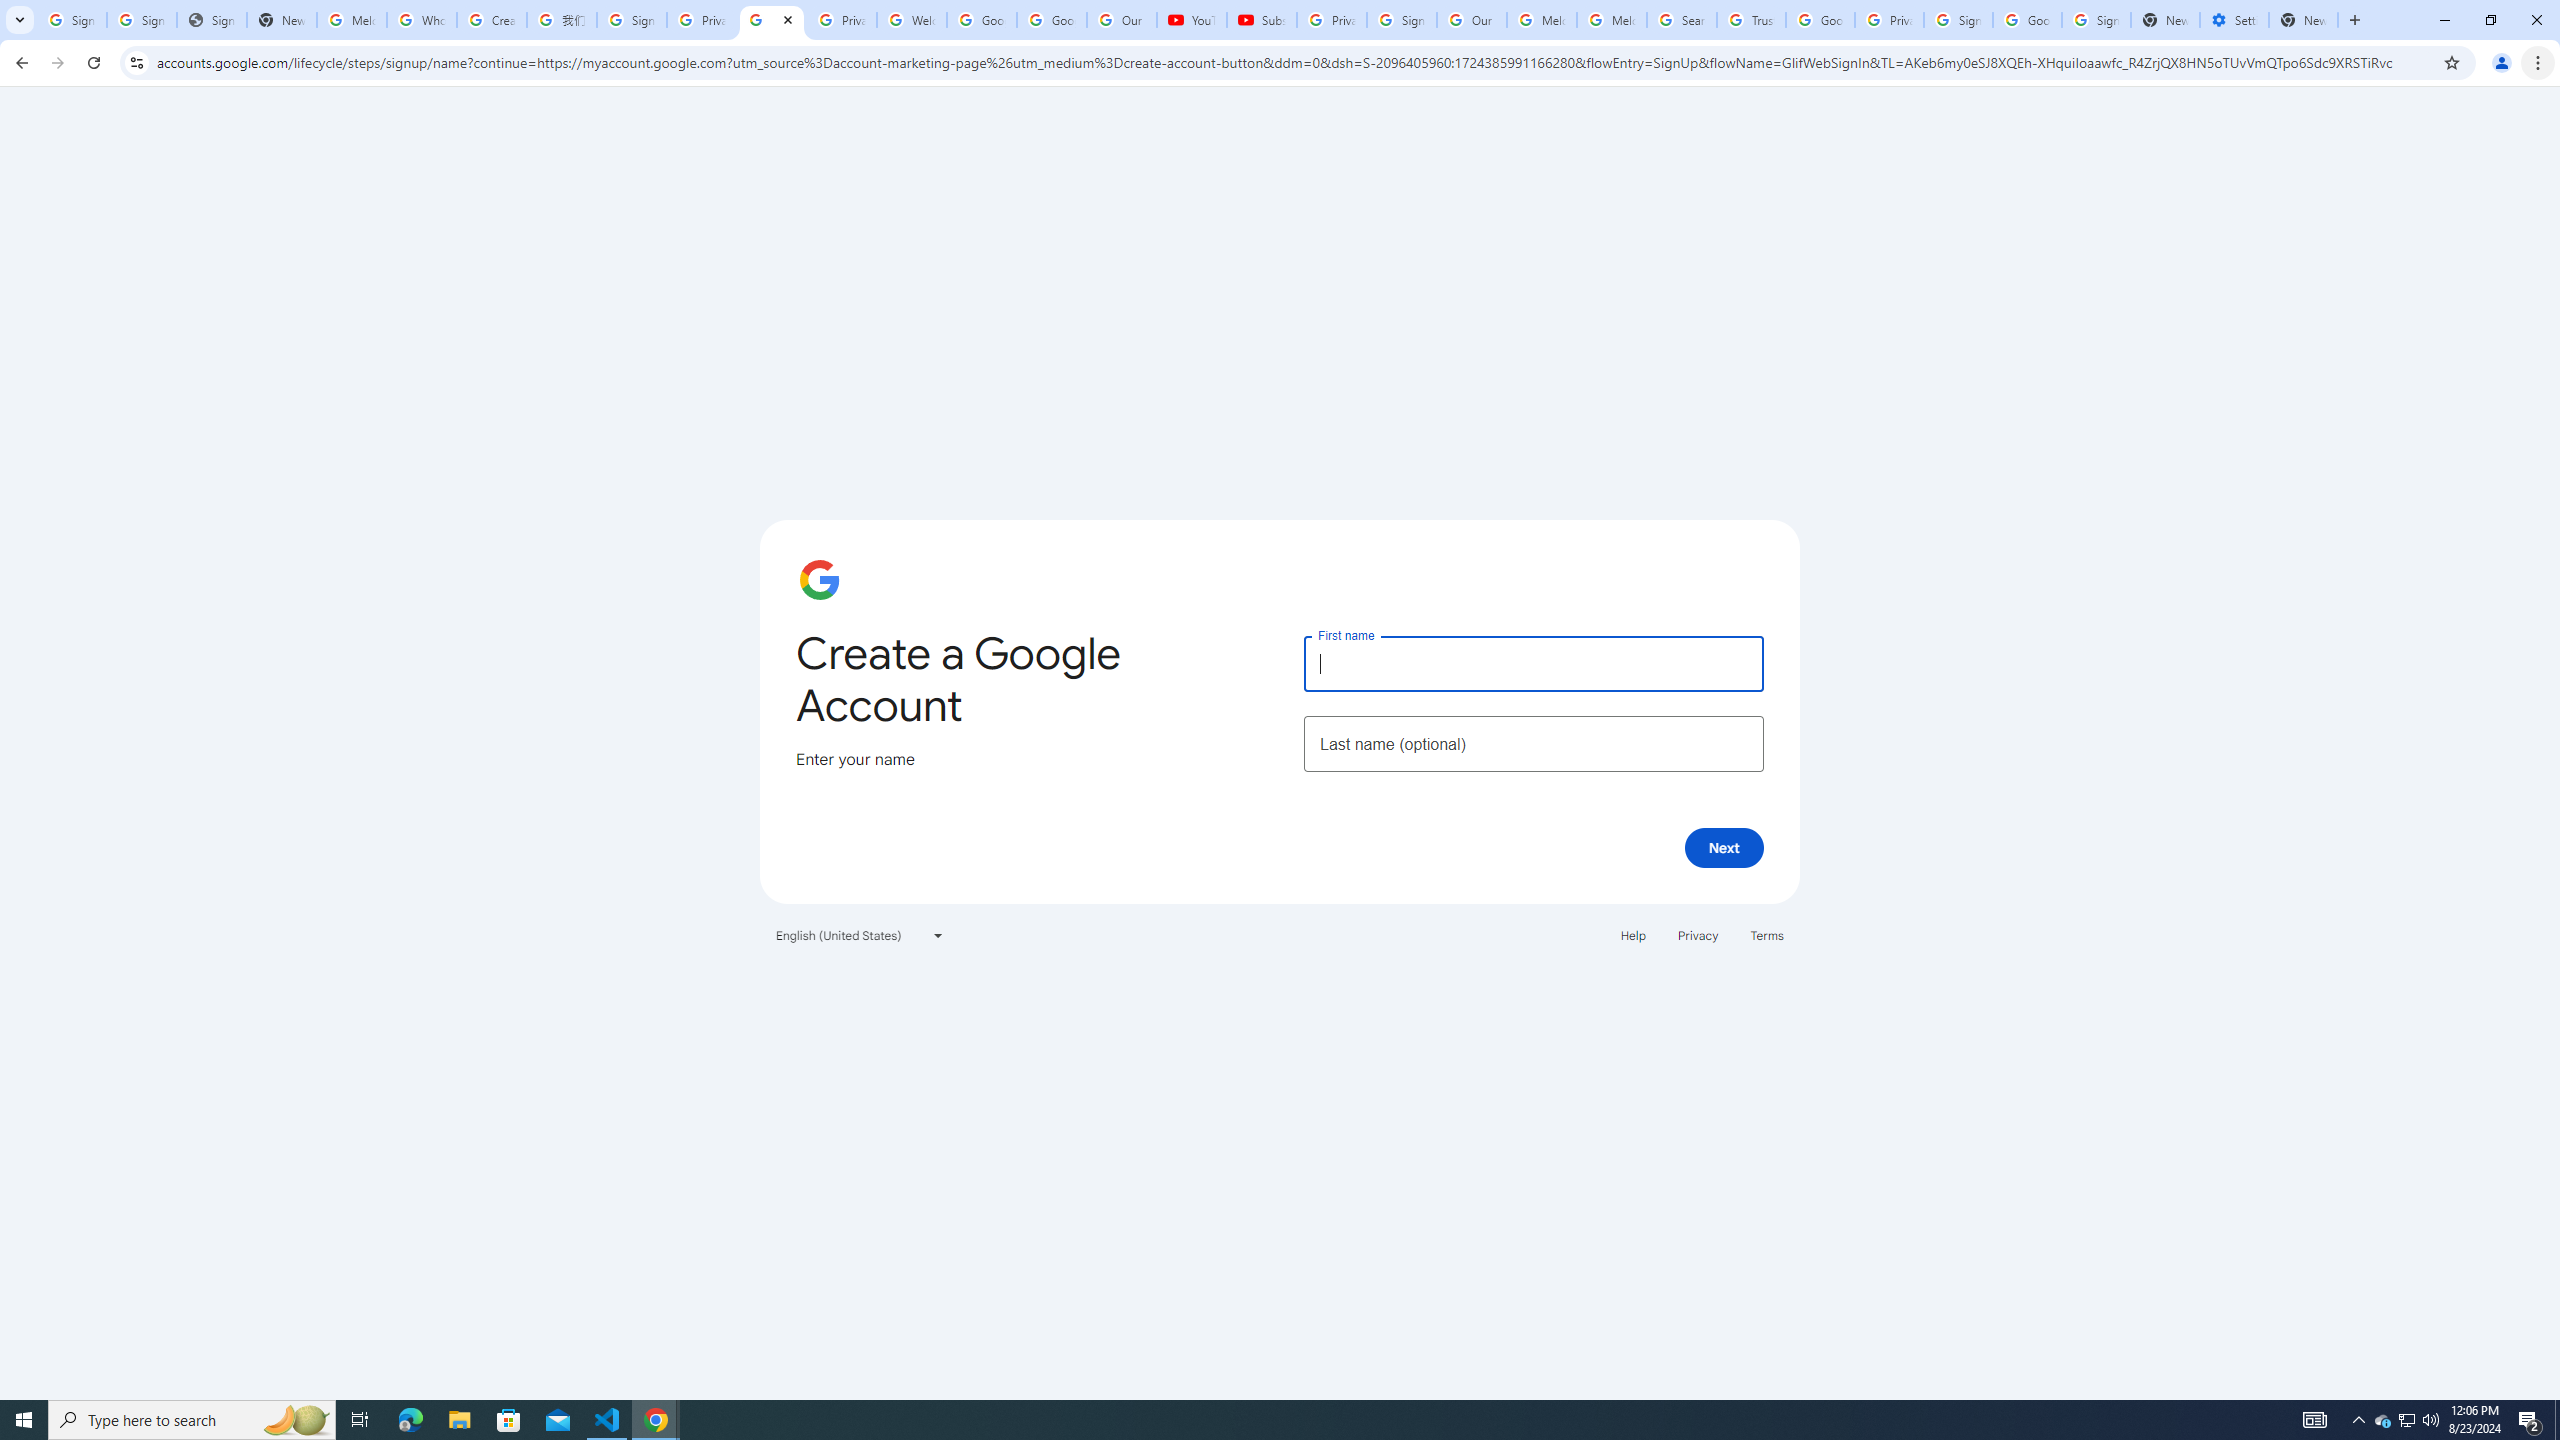  What do you see at coordinates (1724, 846) in the screenshot?
I see `'Next'` at bounding box center [1724, 846].